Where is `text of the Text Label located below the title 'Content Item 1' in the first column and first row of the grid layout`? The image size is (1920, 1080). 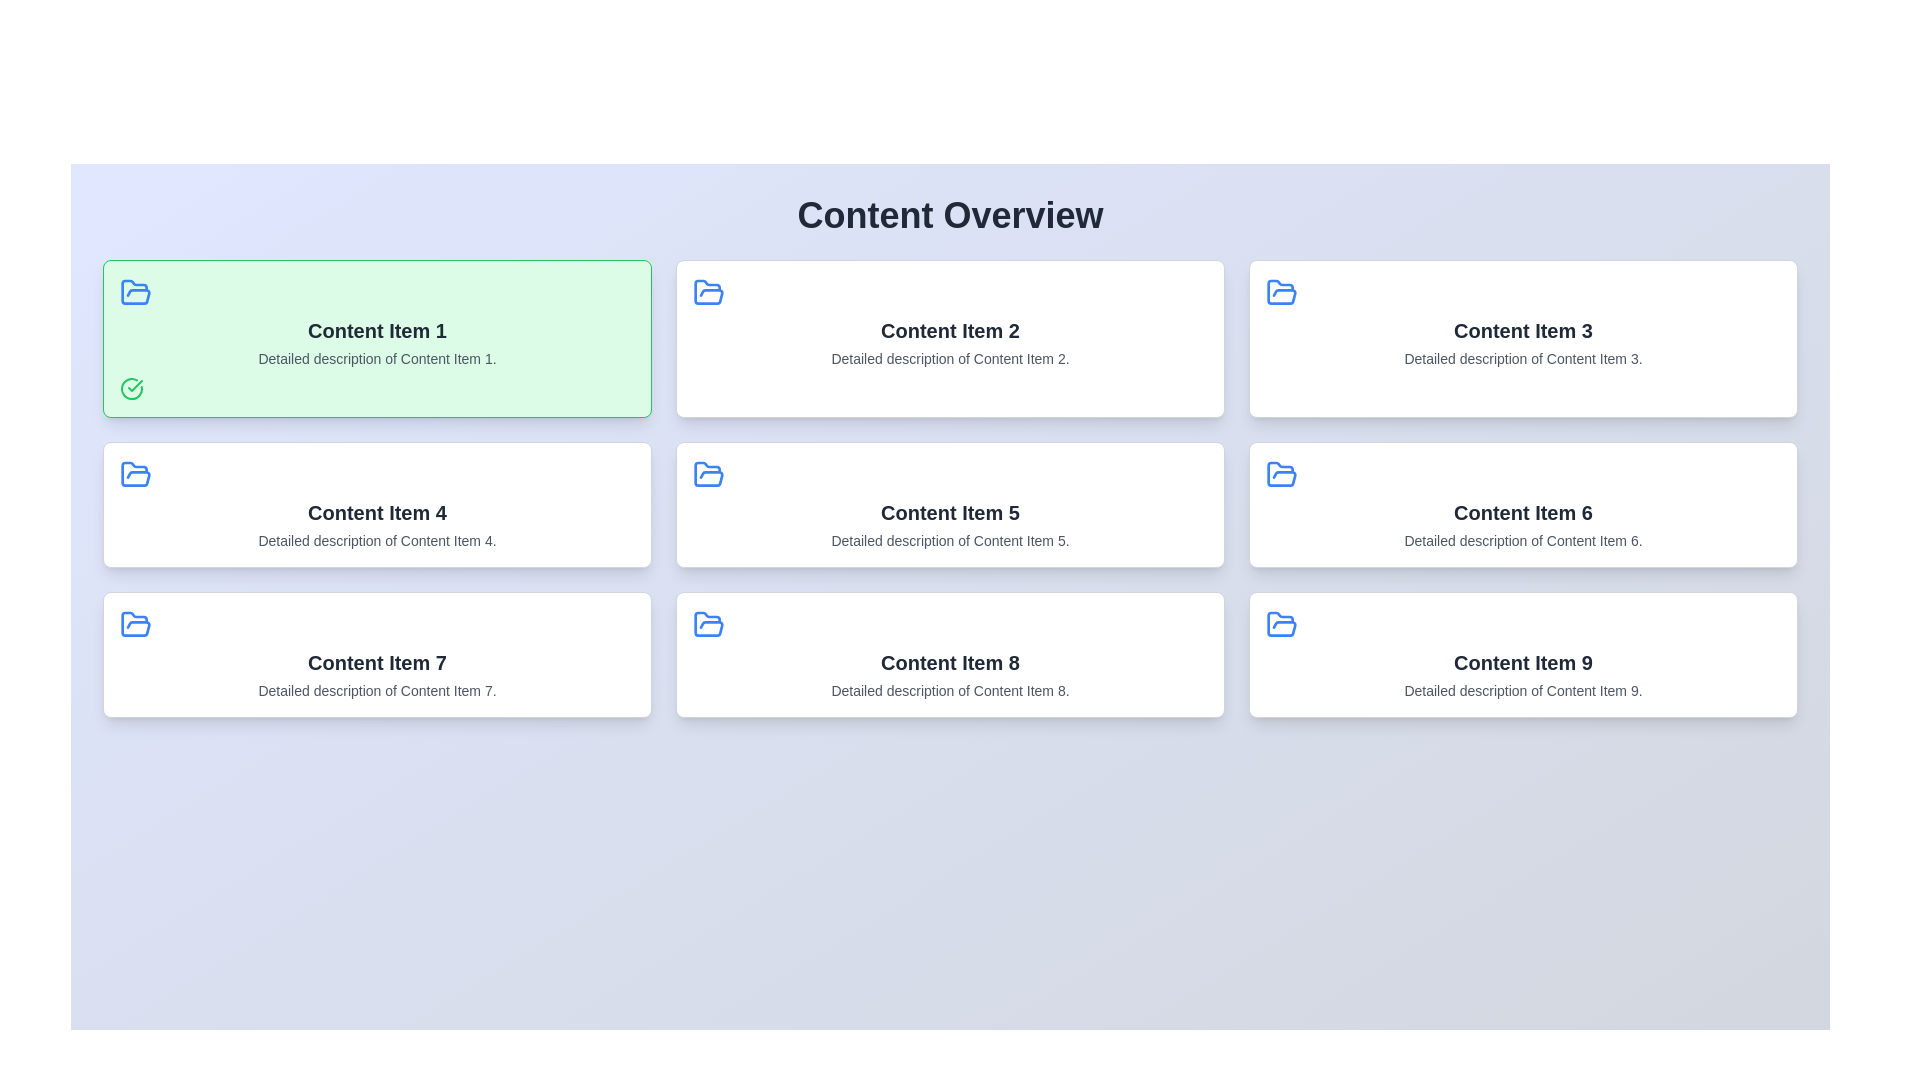 text of the Text Label located below the title 'Content Item 1' in the first column and first row of the grid layout is located at coordinates (377, 357).